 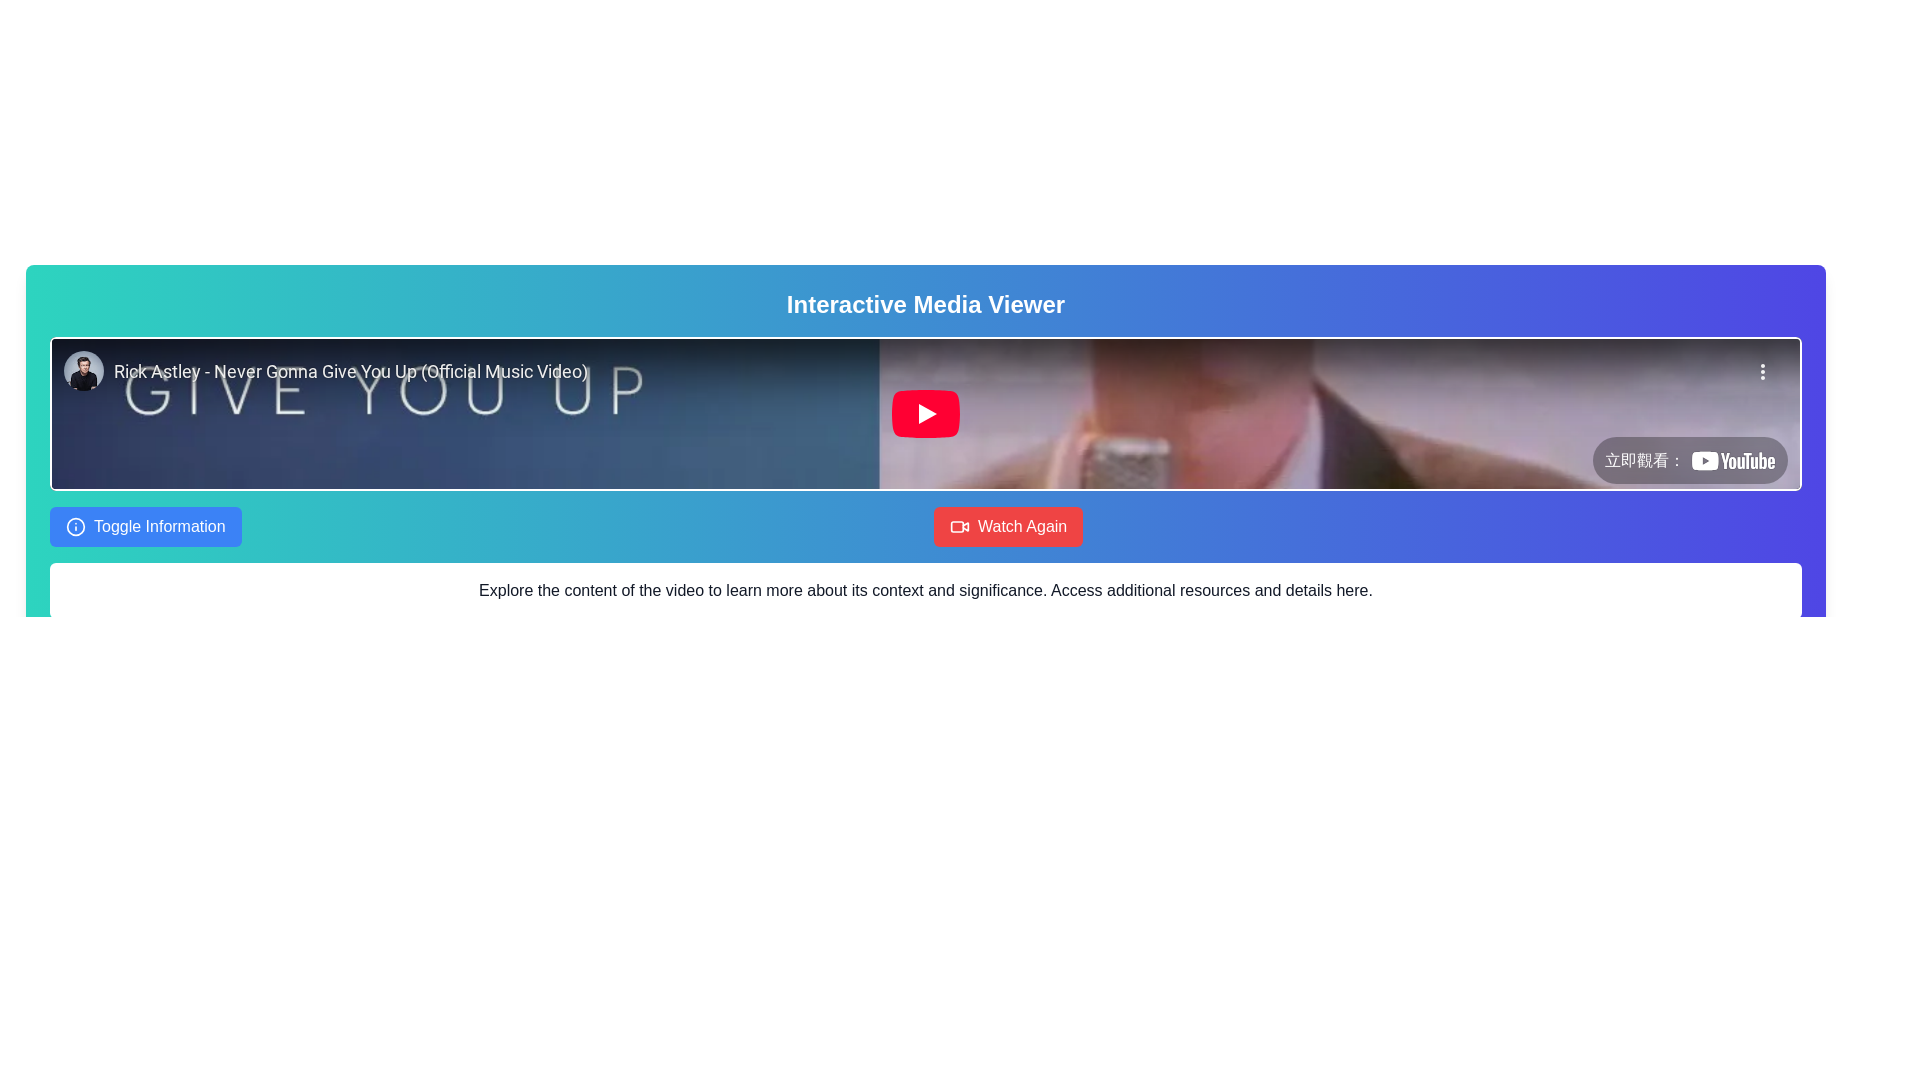 What do you see at coordinates (956, 526) in the screenshot?
I see `the rectangular Graphical Icon Component with rounded corners that has a border stroke, located within a video-related icon structure` at bounding box center [956, 526].